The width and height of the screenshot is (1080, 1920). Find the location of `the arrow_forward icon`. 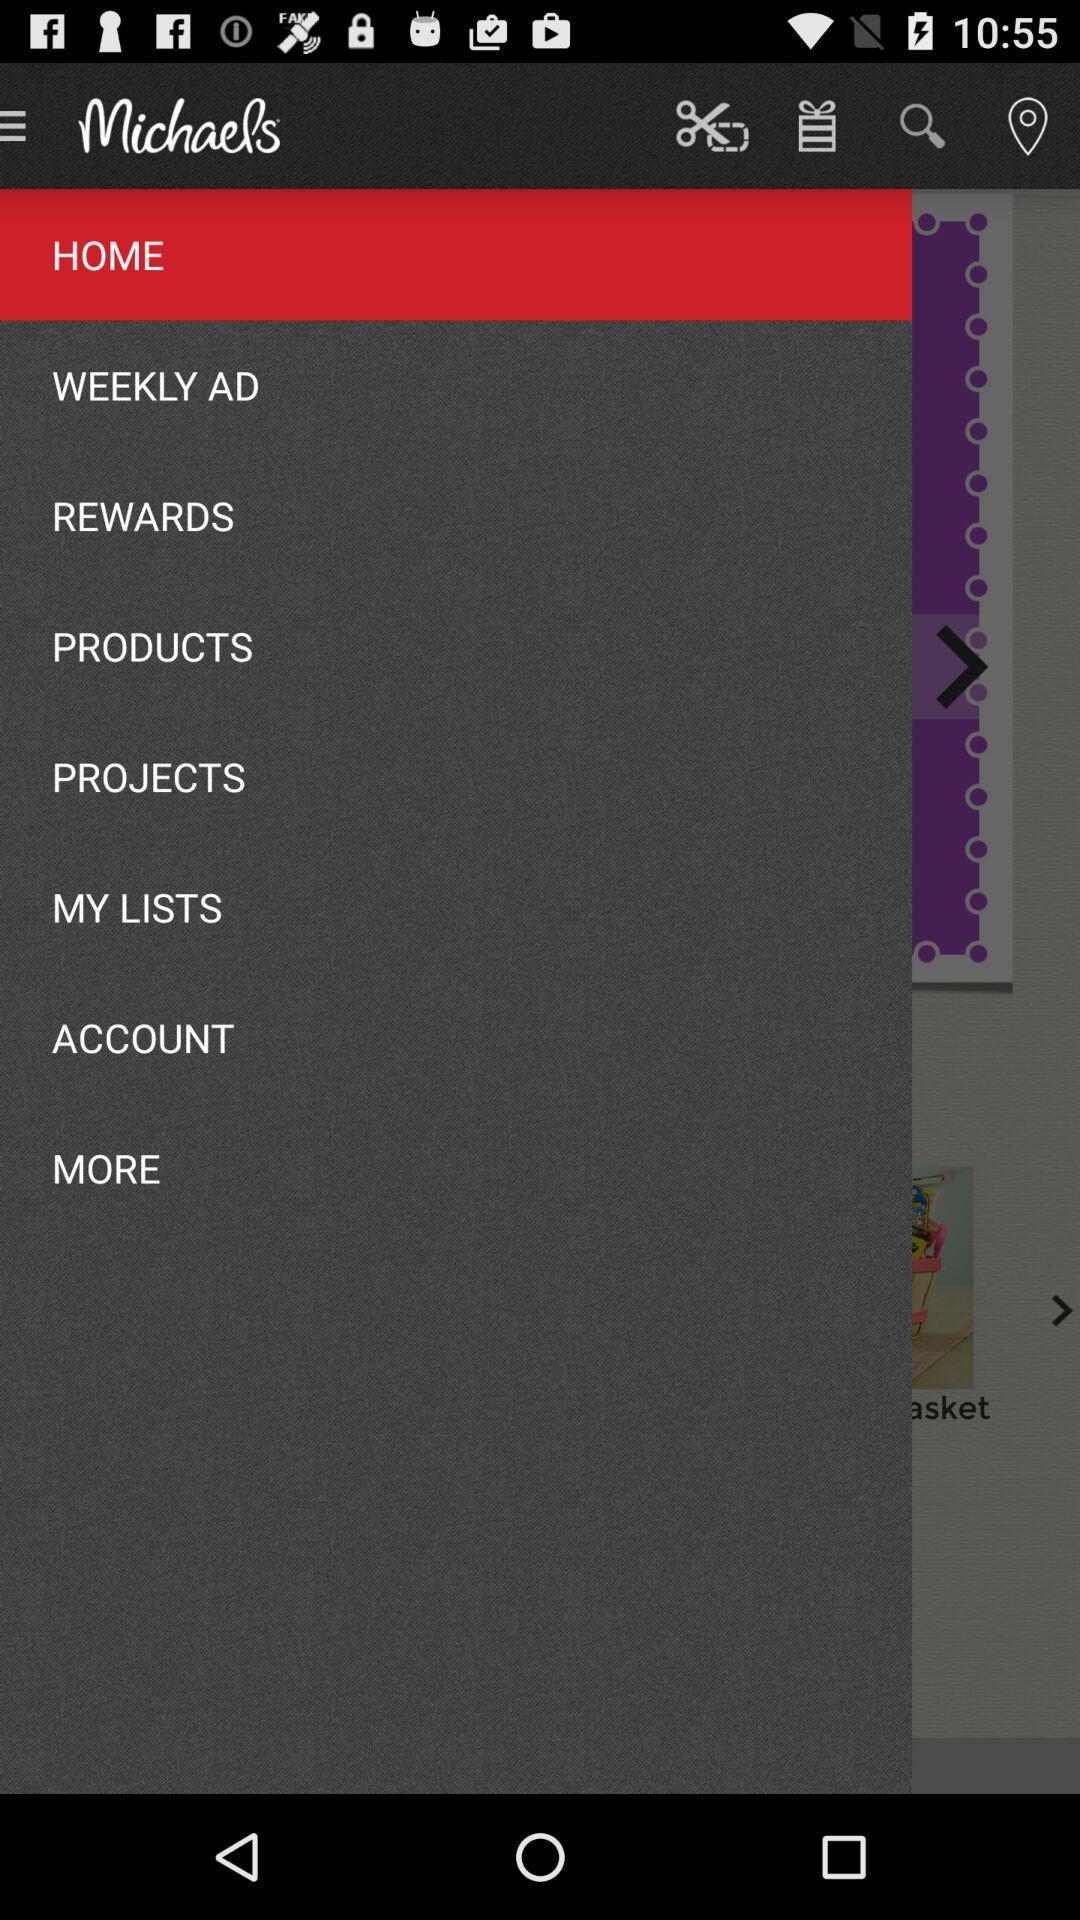

the arrow_forward icon is located at coordinates (959, 713).